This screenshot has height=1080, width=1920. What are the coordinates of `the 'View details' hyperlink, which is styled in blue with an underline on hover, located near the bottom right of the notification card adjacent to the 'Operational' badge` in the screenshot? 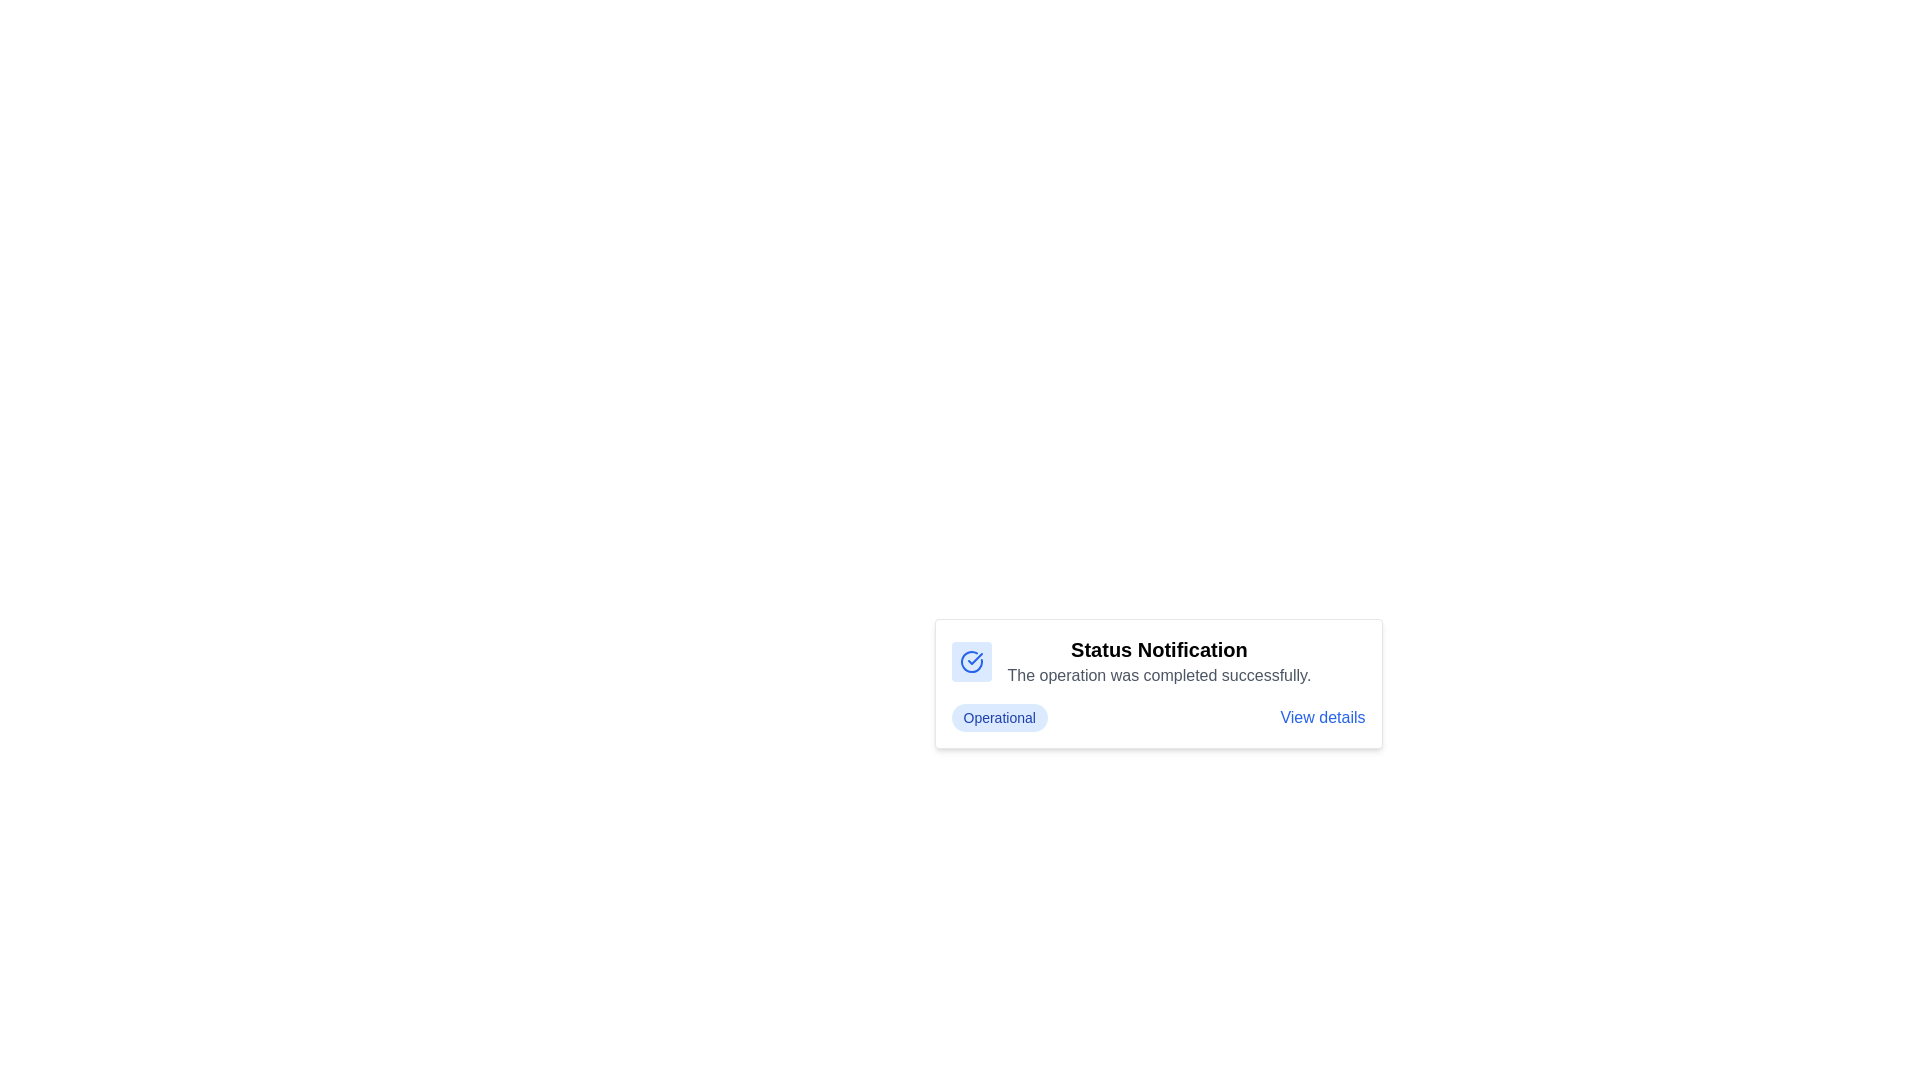 It's located at (1322, 716).